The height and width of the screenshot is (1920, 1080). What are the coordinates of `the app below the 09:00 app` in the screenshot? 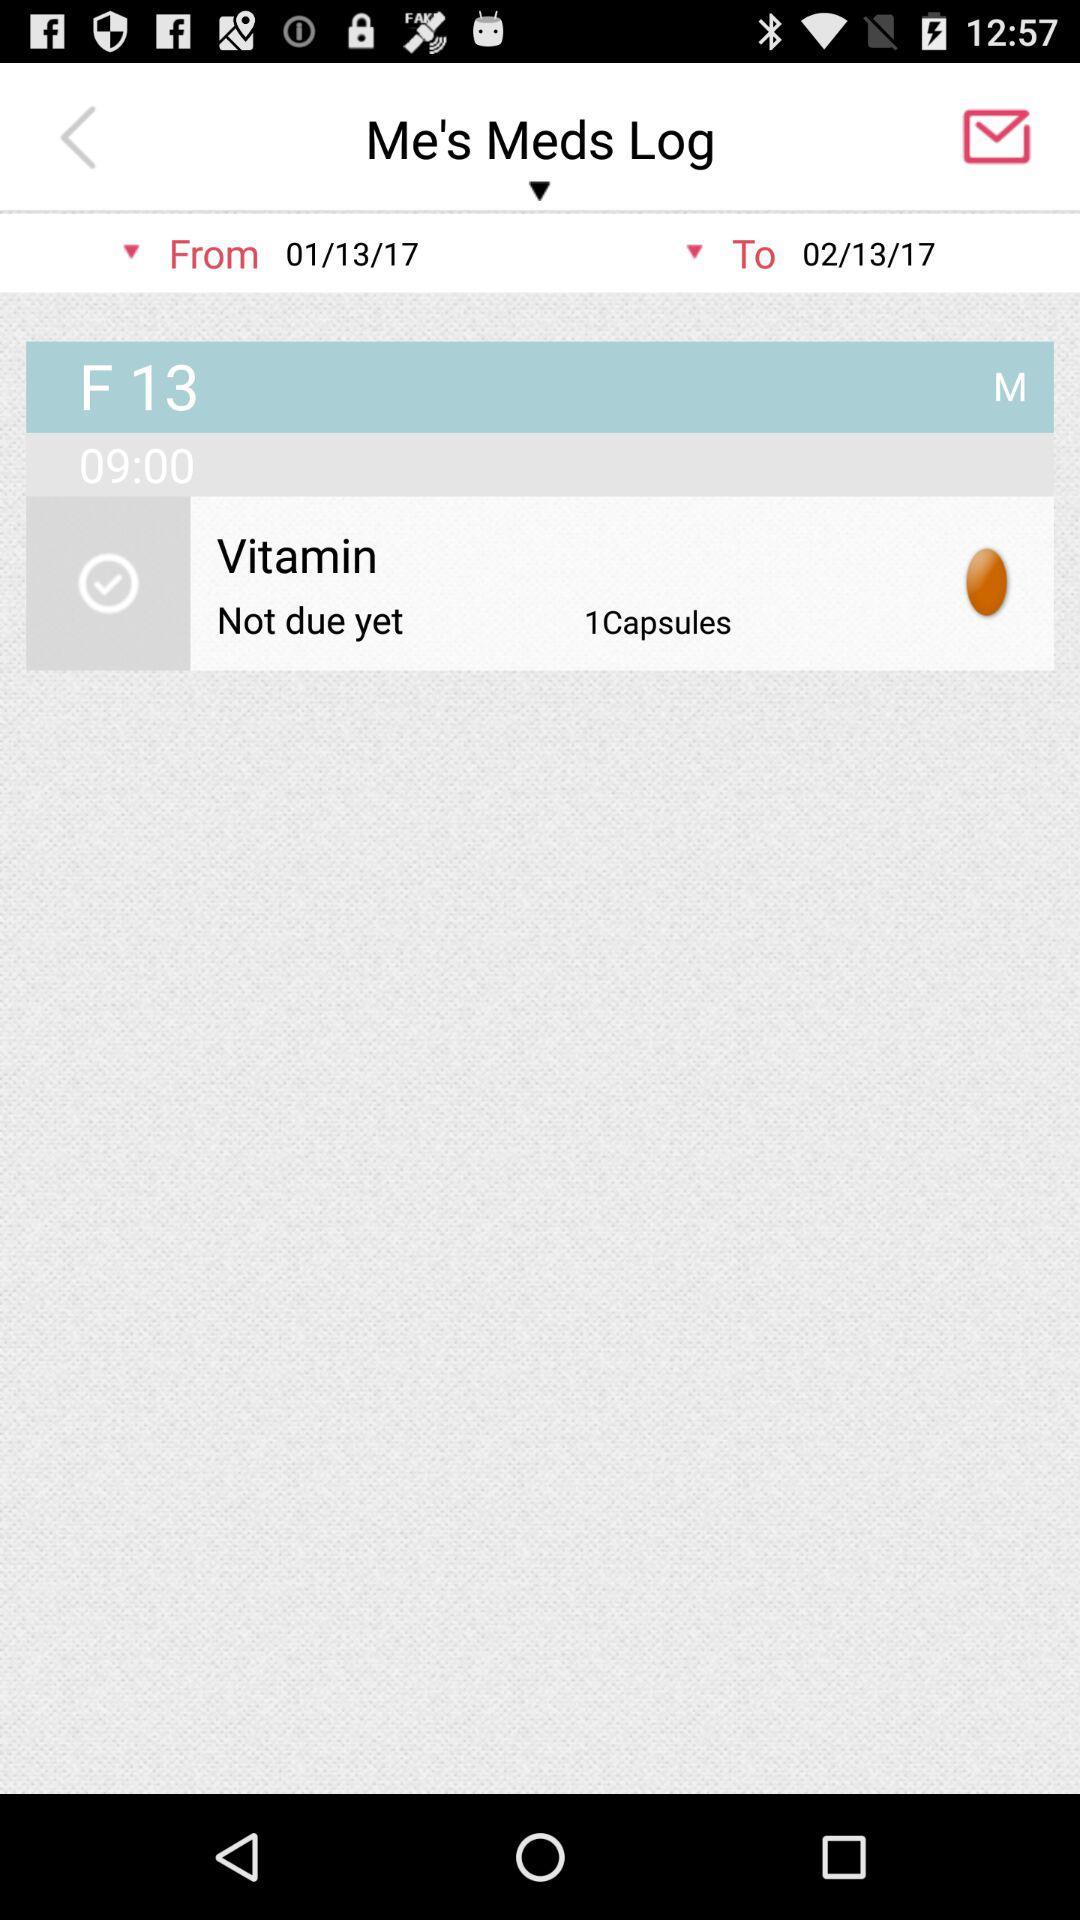 It's located at (569, 554).